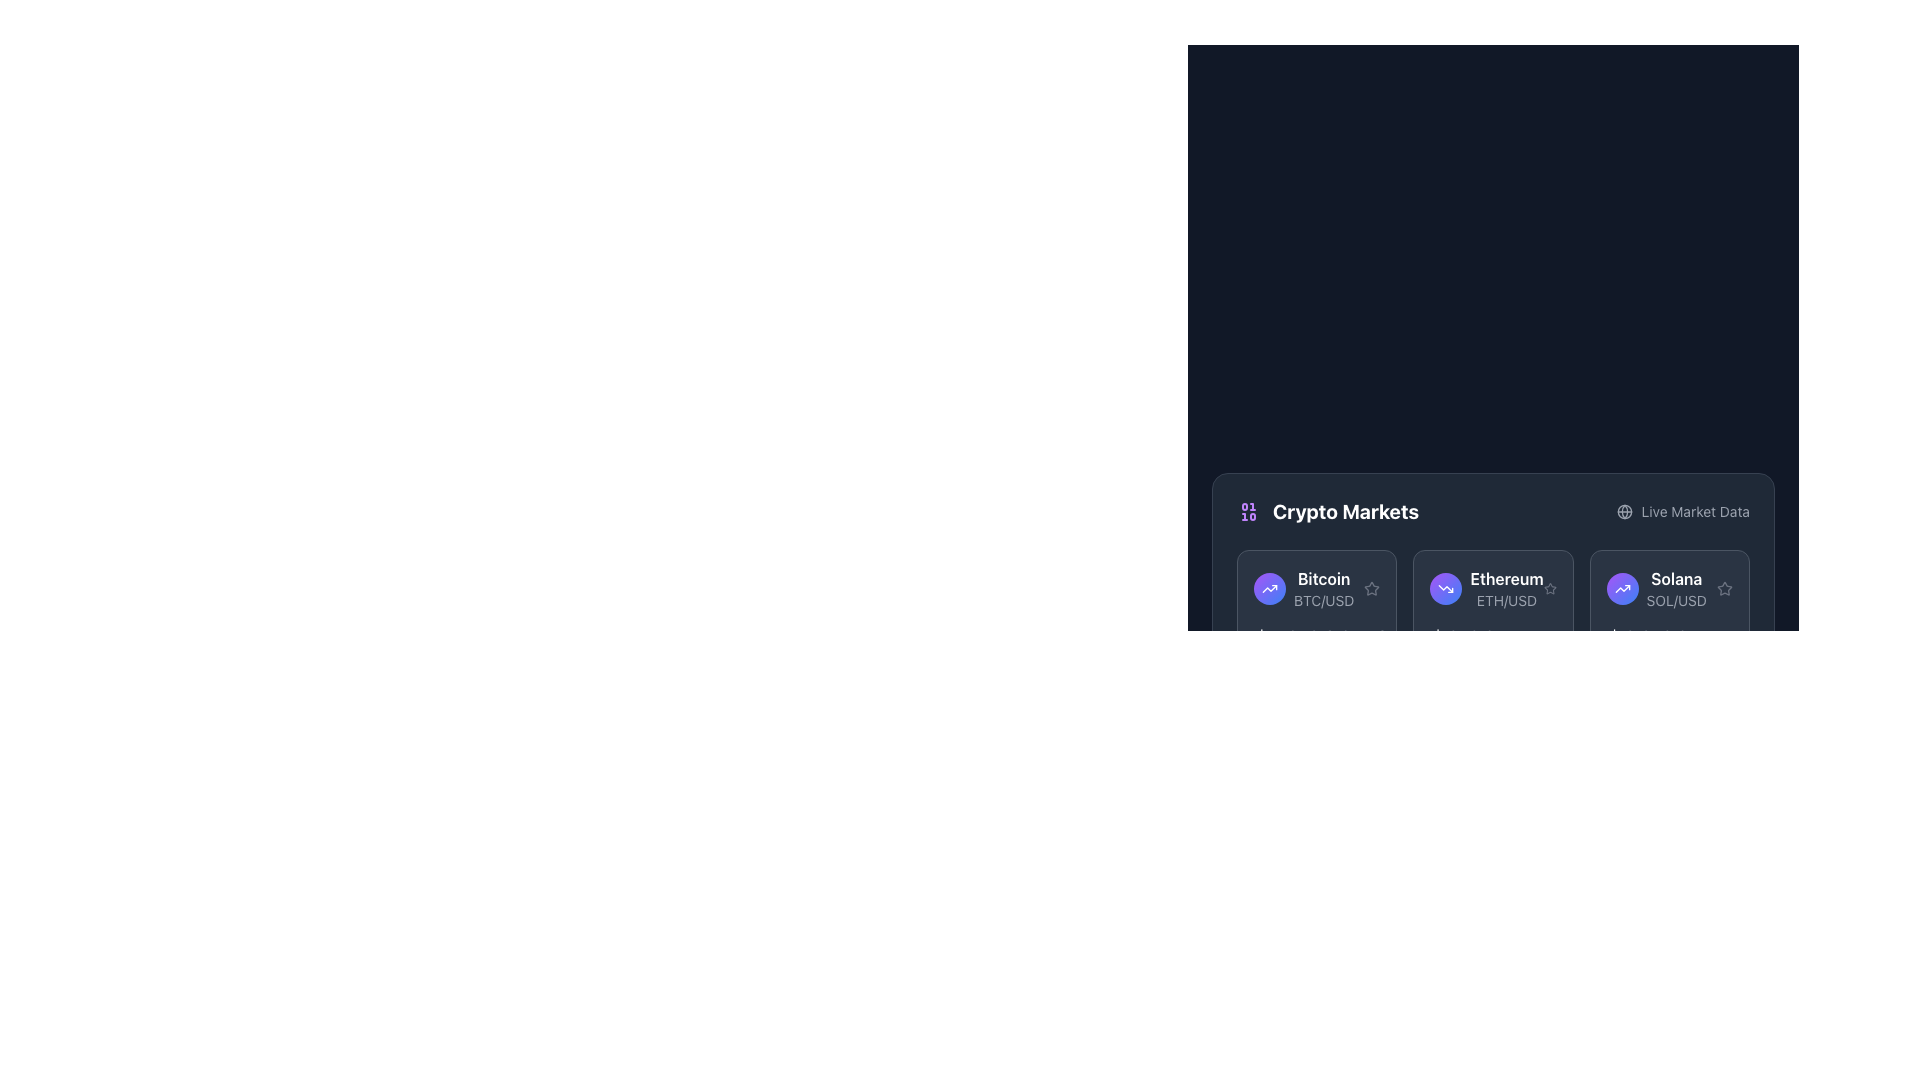  Describe the element at coordinates (1723, 587) in the screenshot. I see `the gray star-shaped icon button located within the 'Solana SOL/USD' card to change its color to yellow` at that location.